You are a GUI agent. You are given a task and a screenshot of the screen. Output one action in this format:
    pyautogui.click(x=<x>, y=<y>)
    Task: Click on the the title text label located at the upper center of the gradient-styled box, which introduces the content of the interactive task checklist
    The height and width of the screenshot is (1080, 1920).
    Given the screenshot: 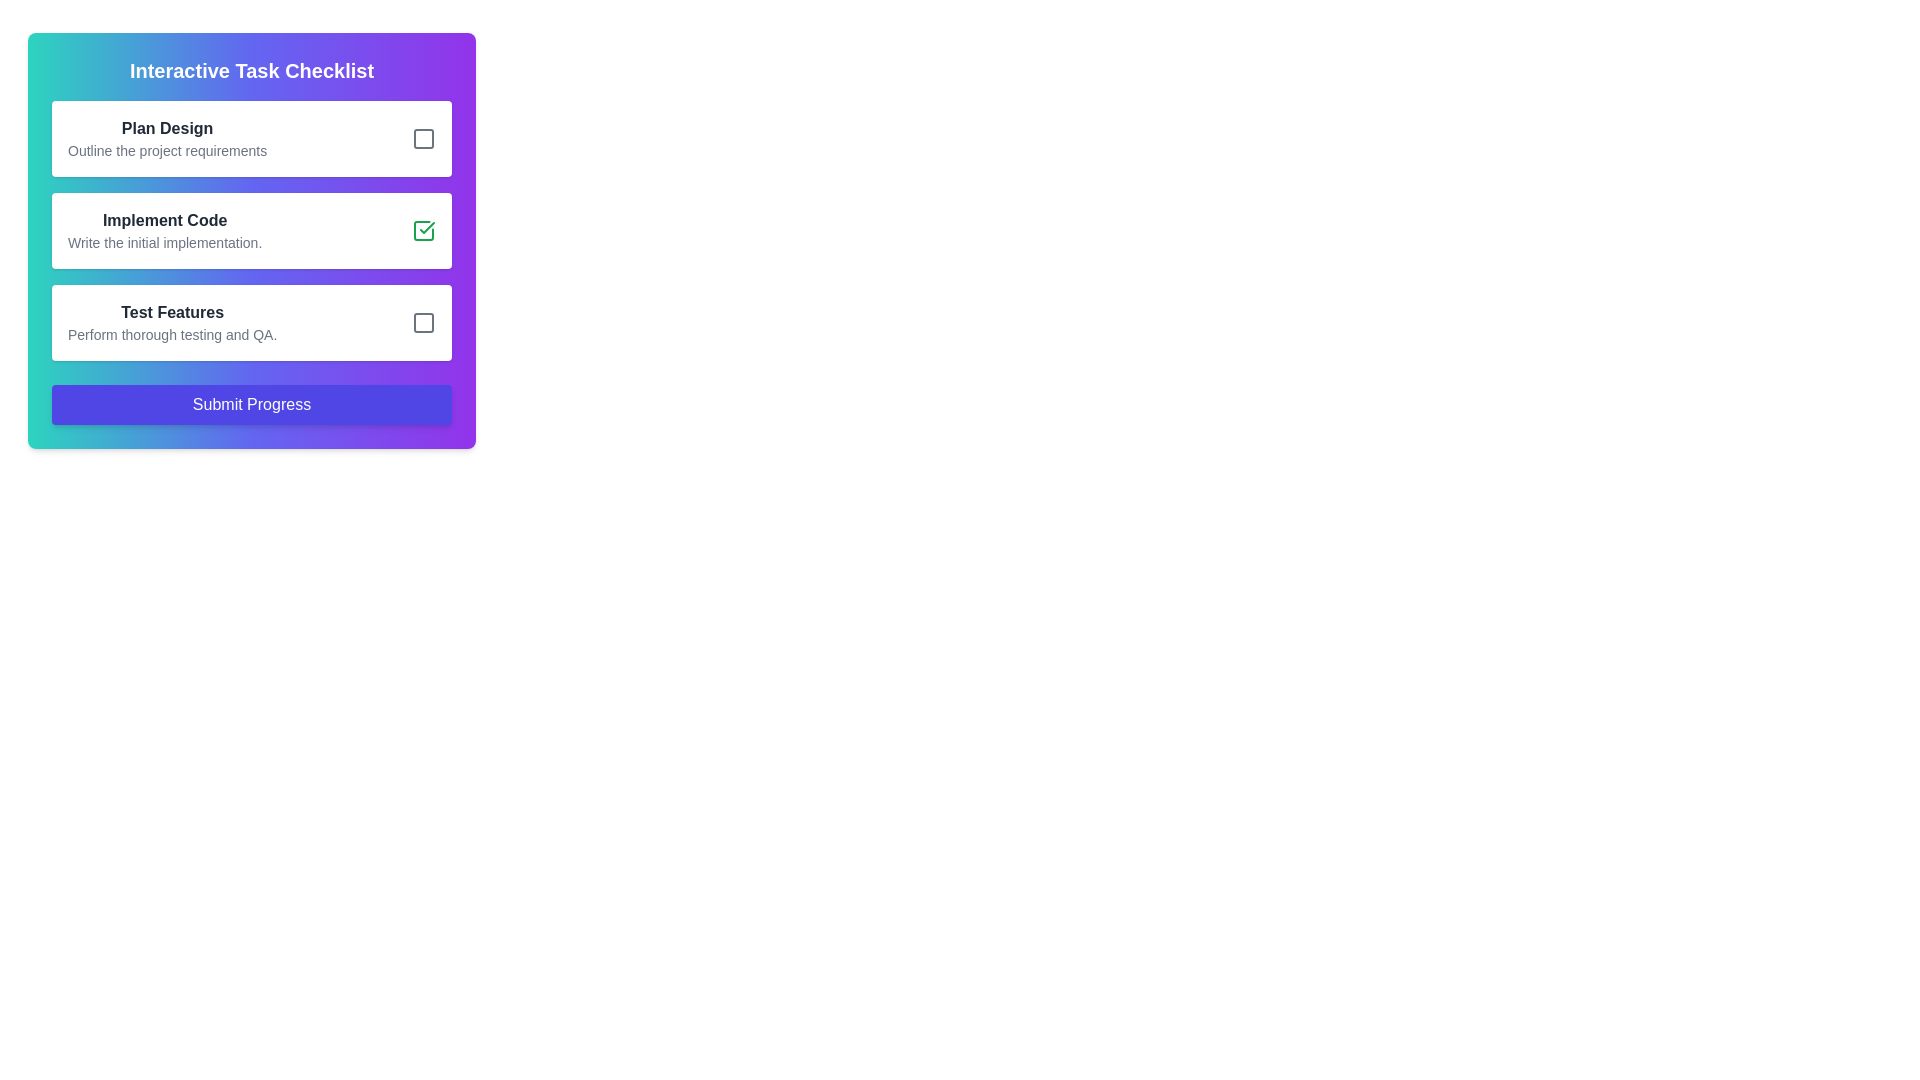 What is the action you would take?
    pyautogui.click(x=251, y=69)
    